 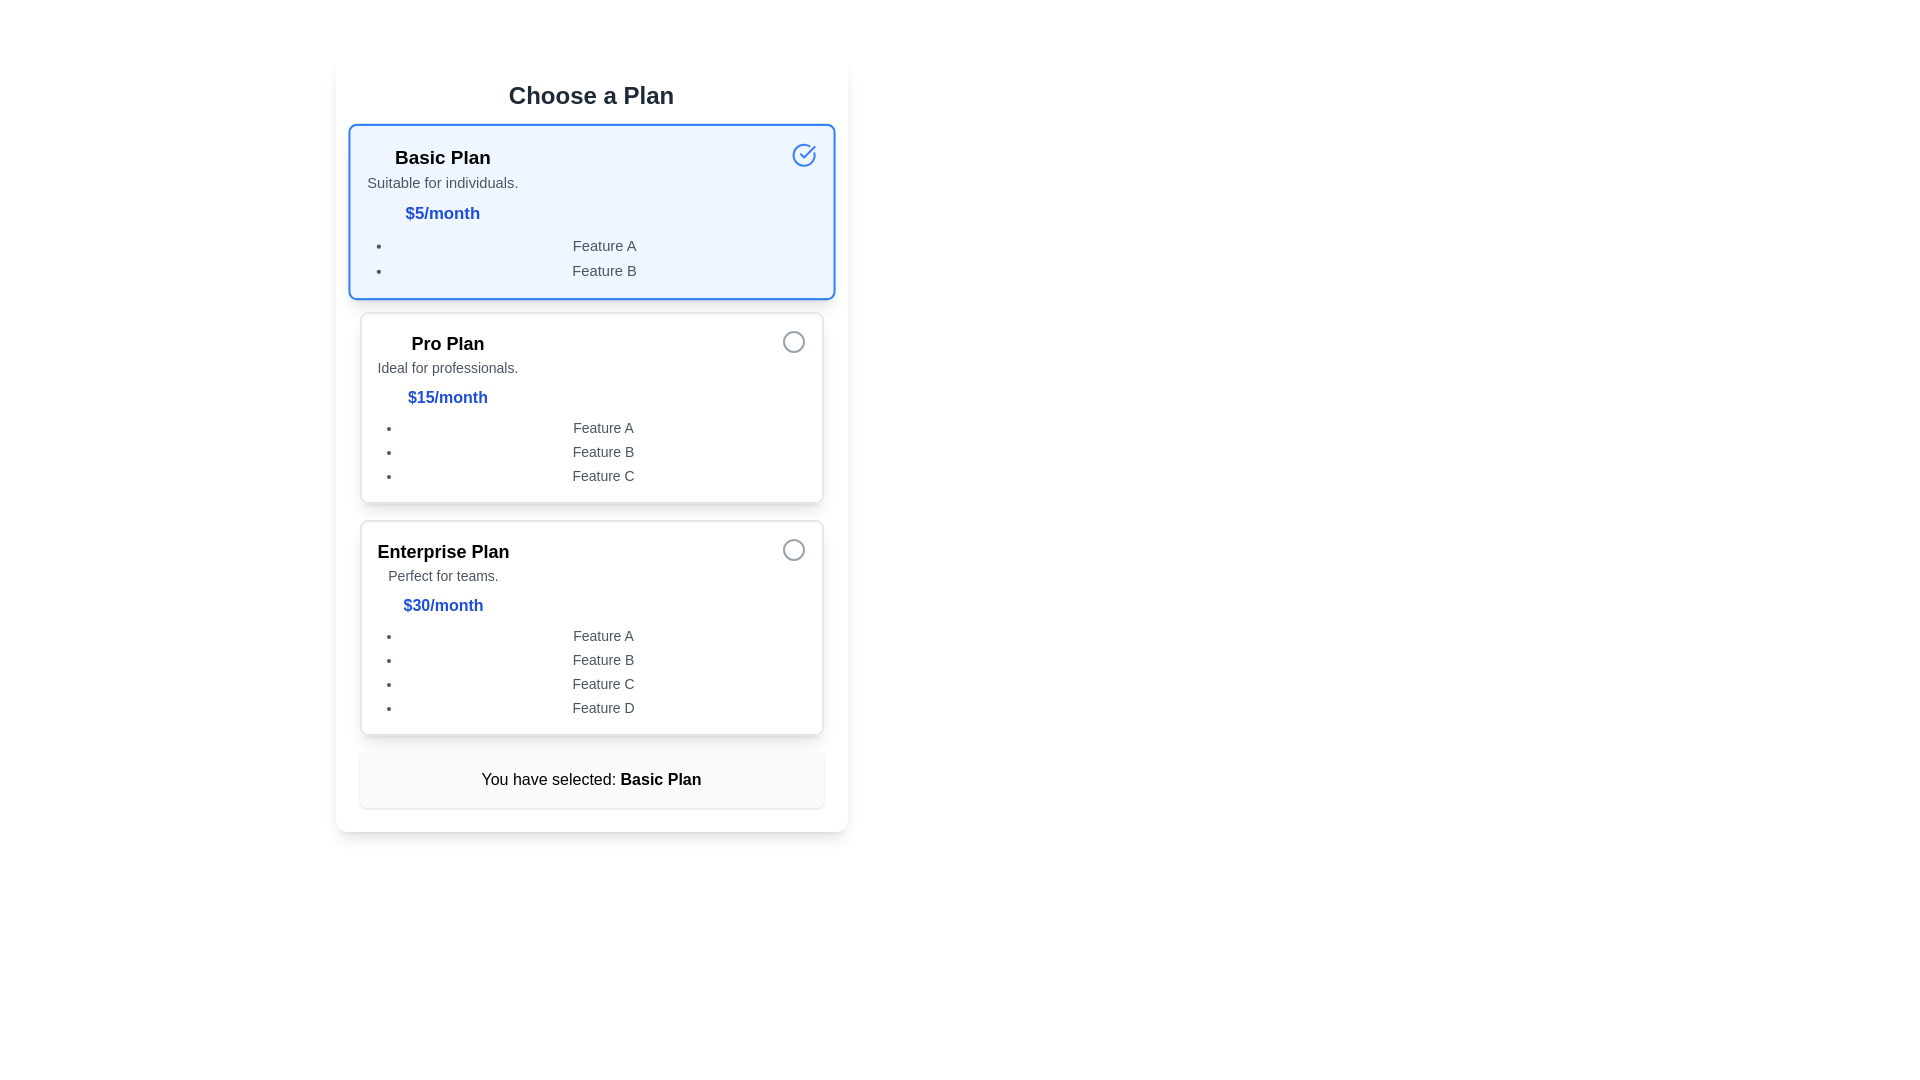 I want to click on the status of the selection indicator icon located at the top-right corner of the 'Basic Plan' subscription card, which signifies that this plan is currently chosen by the user, so click(x=803, y=154).